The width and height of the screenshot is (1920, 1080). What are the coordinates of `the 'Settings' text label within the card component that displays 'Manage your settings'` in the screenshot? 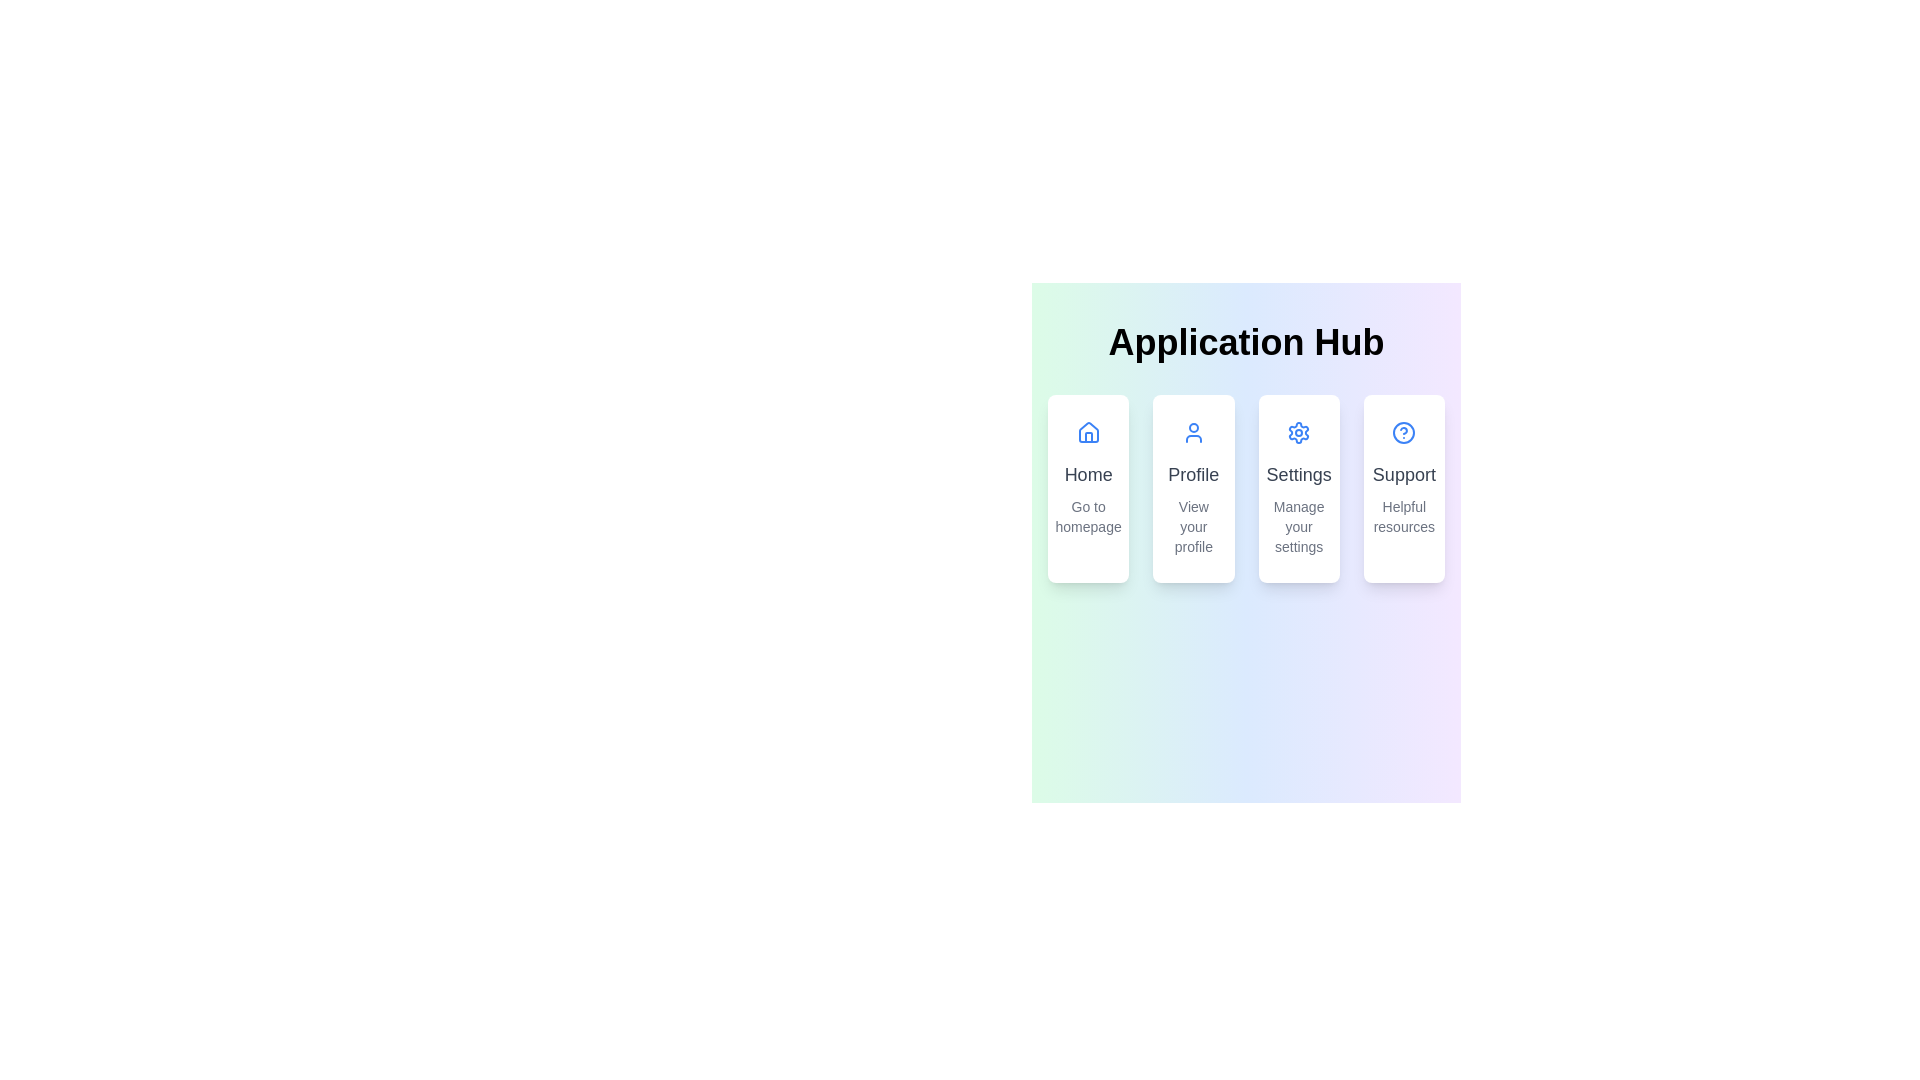 It's located at (1299, 474).